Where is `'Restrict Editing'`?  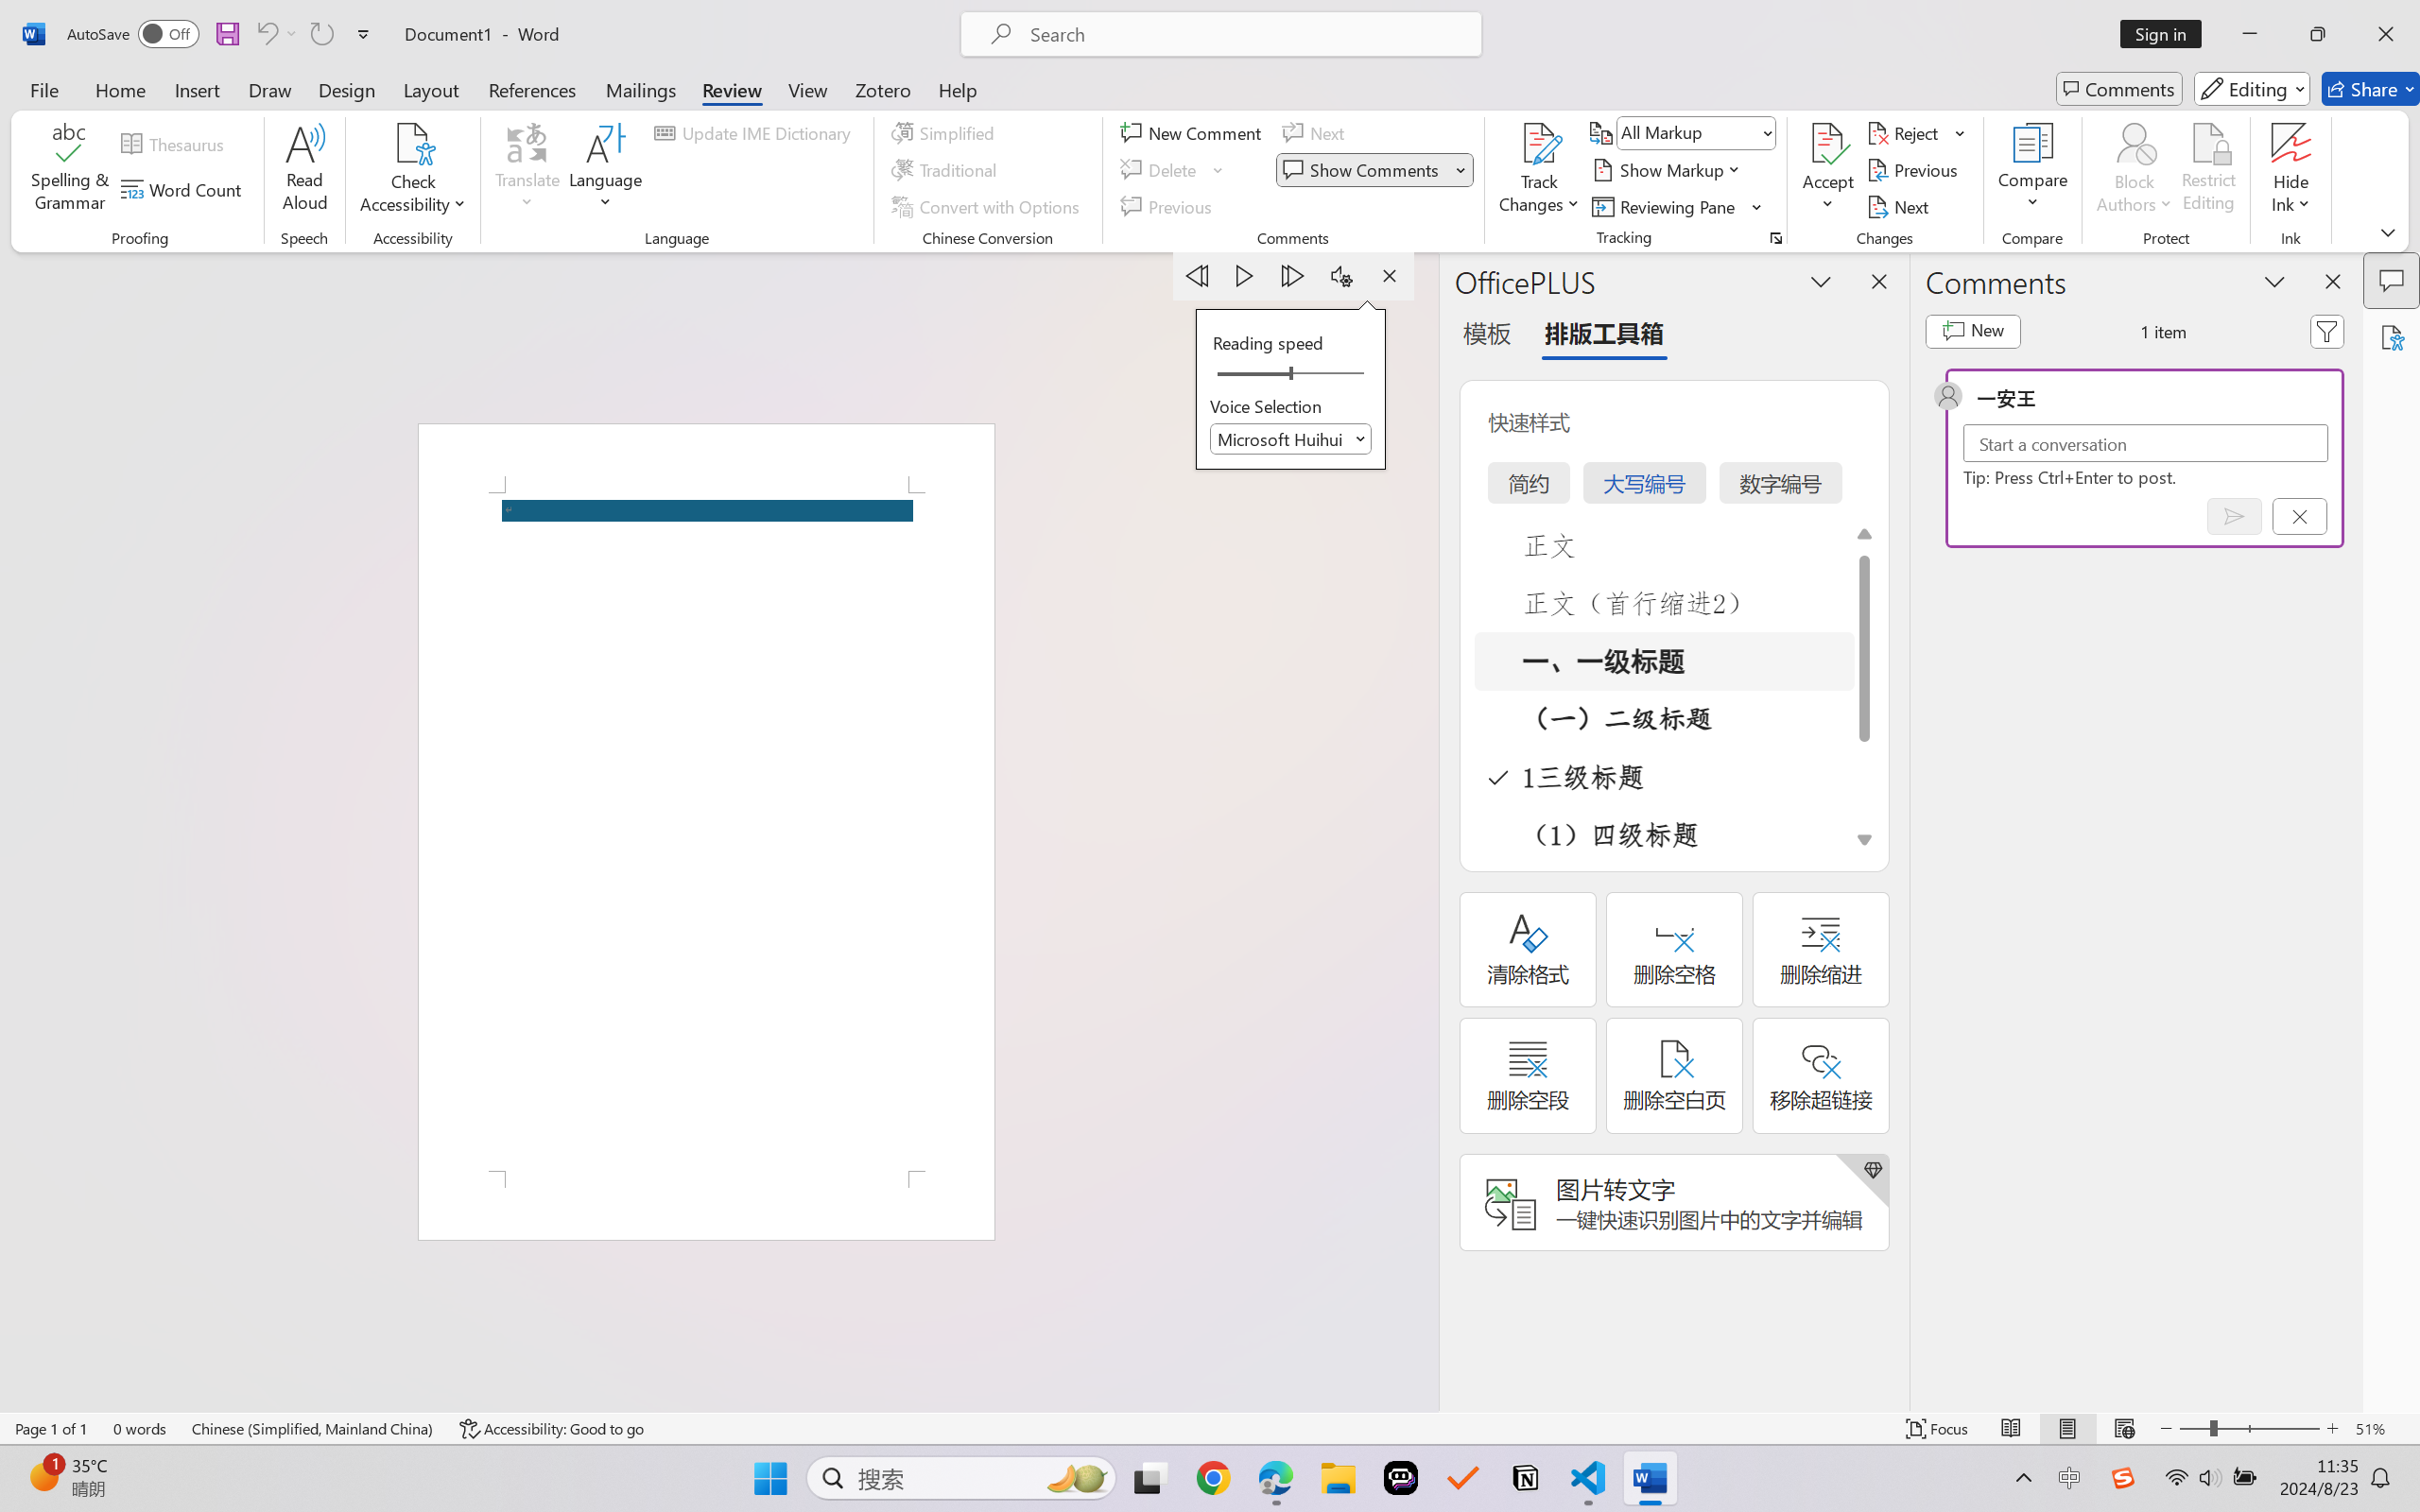 'Restrict Editing' is located at coordinates (2207, 170).